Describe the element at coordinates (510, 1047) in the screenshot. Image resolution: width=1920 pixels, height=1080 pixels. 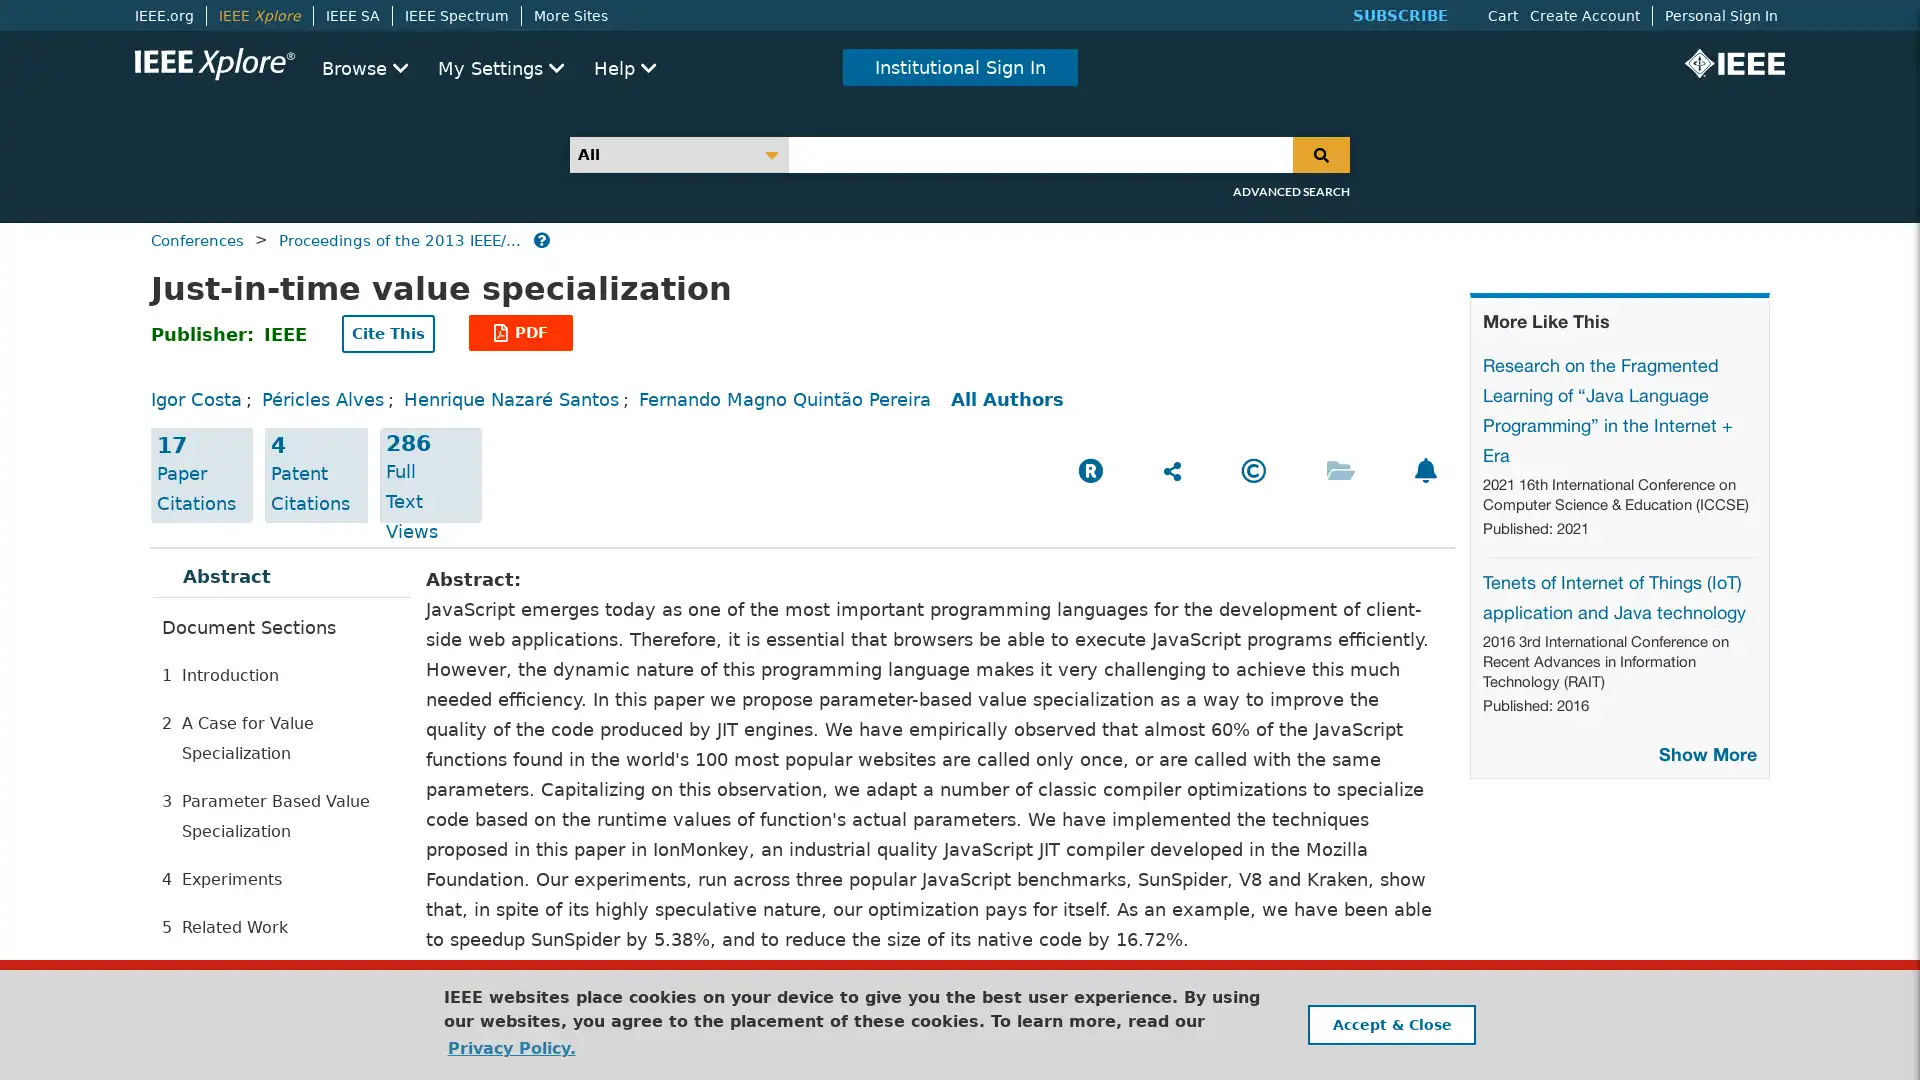
I see `learn more about cookies` at that location.